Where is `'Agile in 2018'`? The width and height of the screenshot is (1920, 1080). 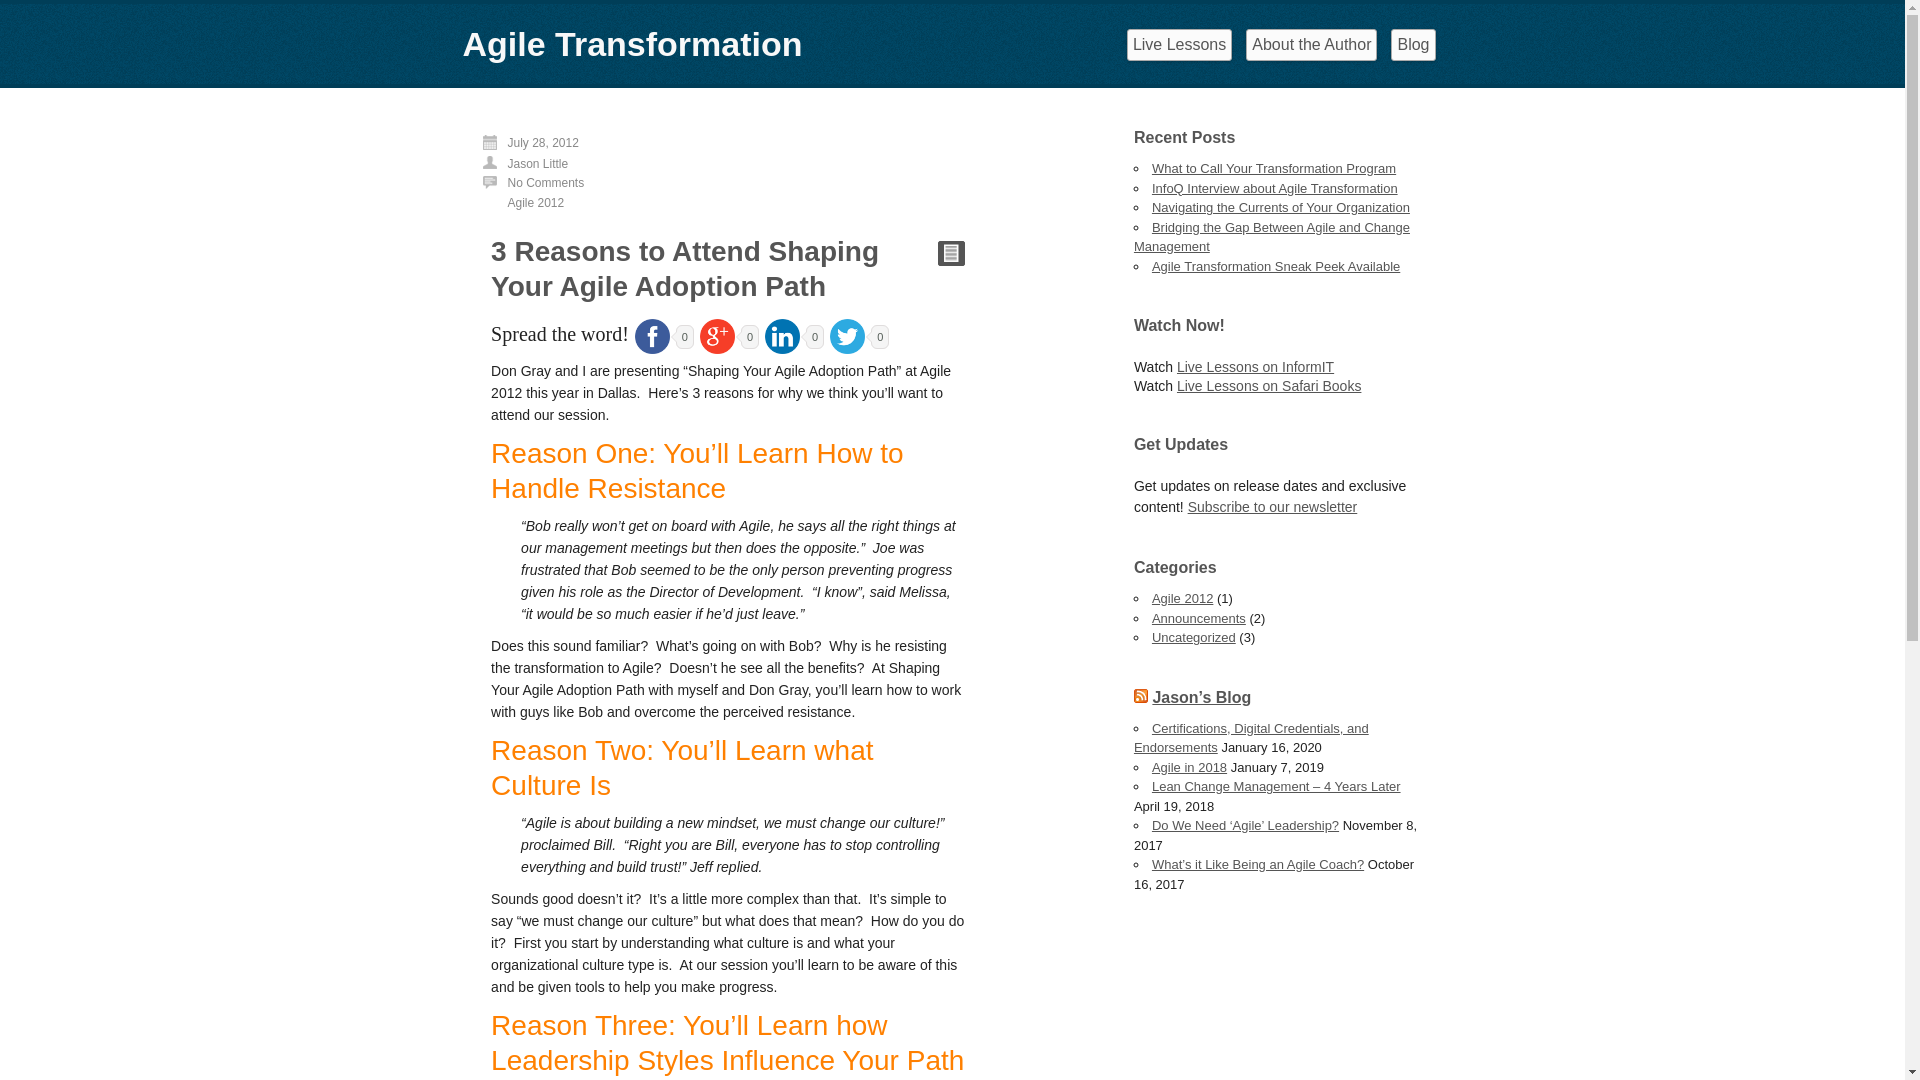
'Agile in 2018' is located at coordinates (1189, 766).